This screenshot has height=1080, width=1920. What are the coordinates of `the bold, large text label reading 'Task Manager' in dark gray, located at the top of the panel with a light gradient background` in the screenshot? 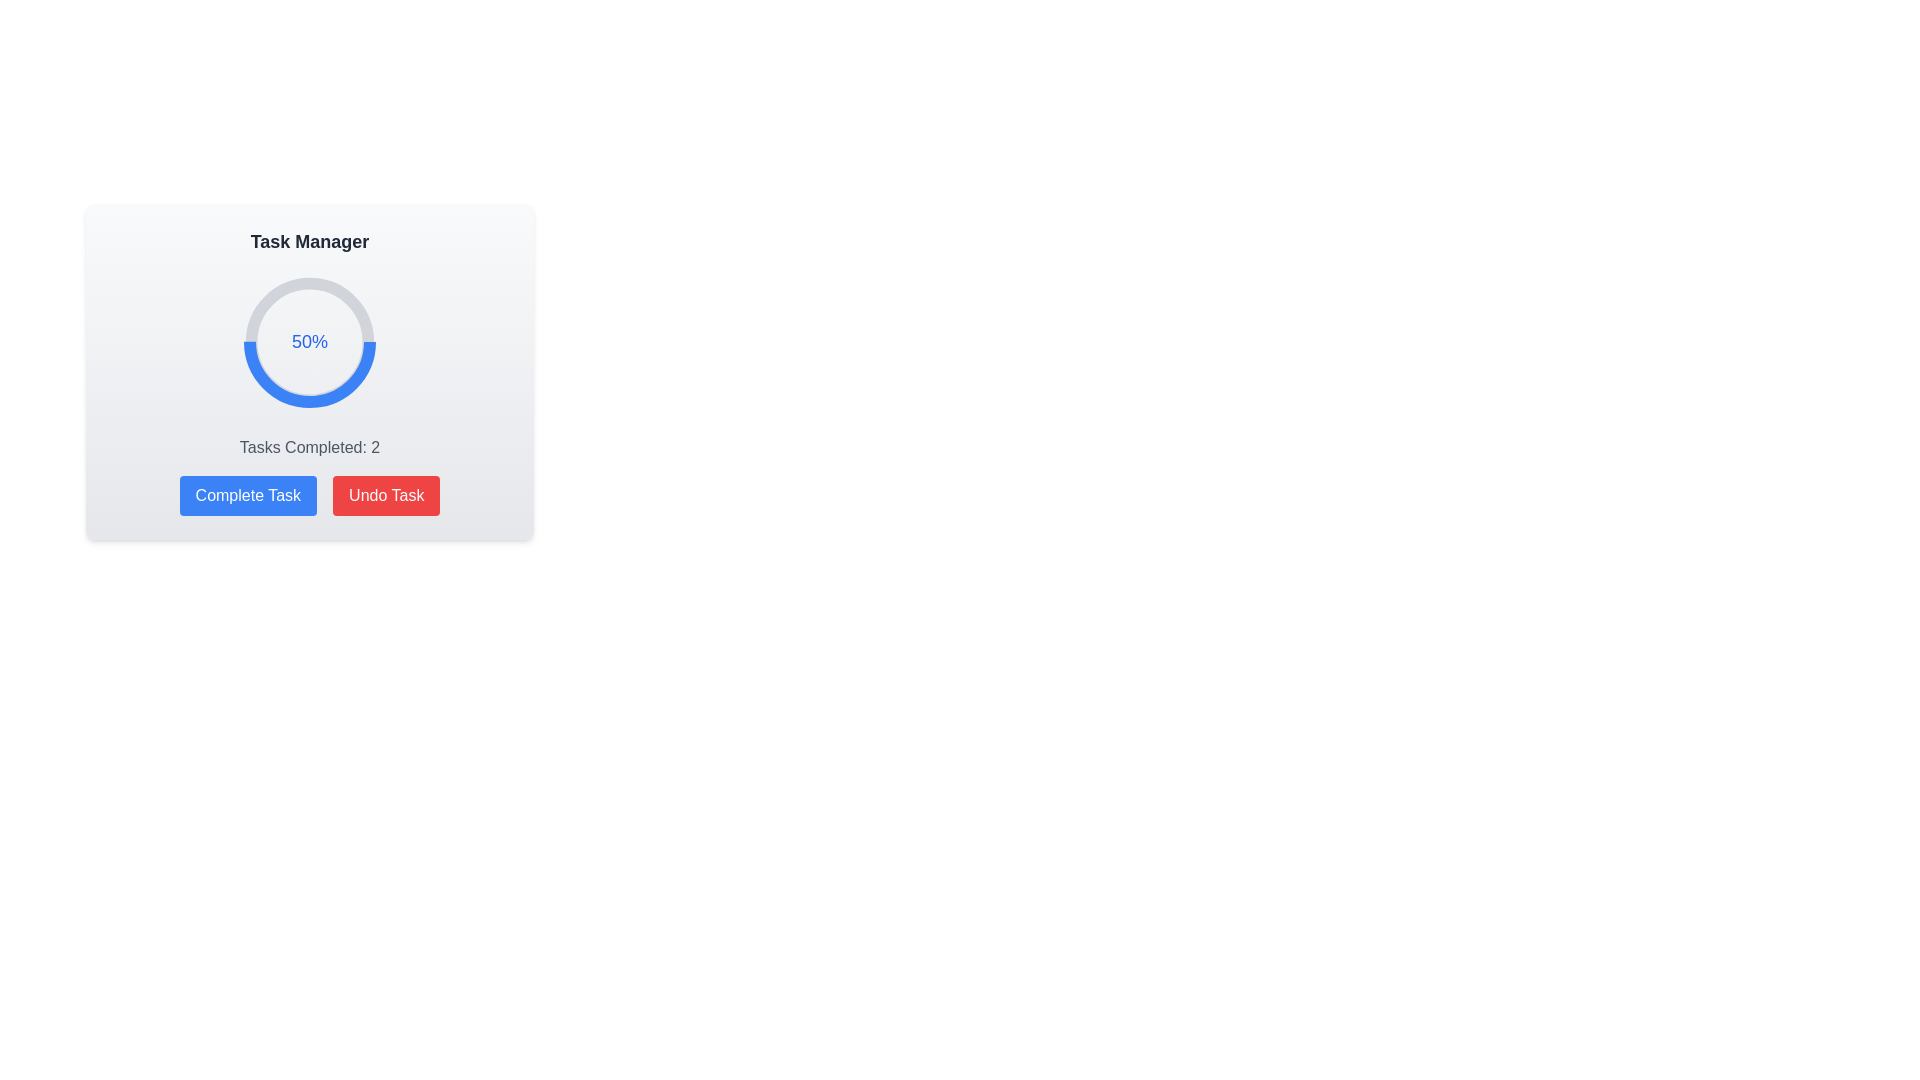 It's located at (309, 241).